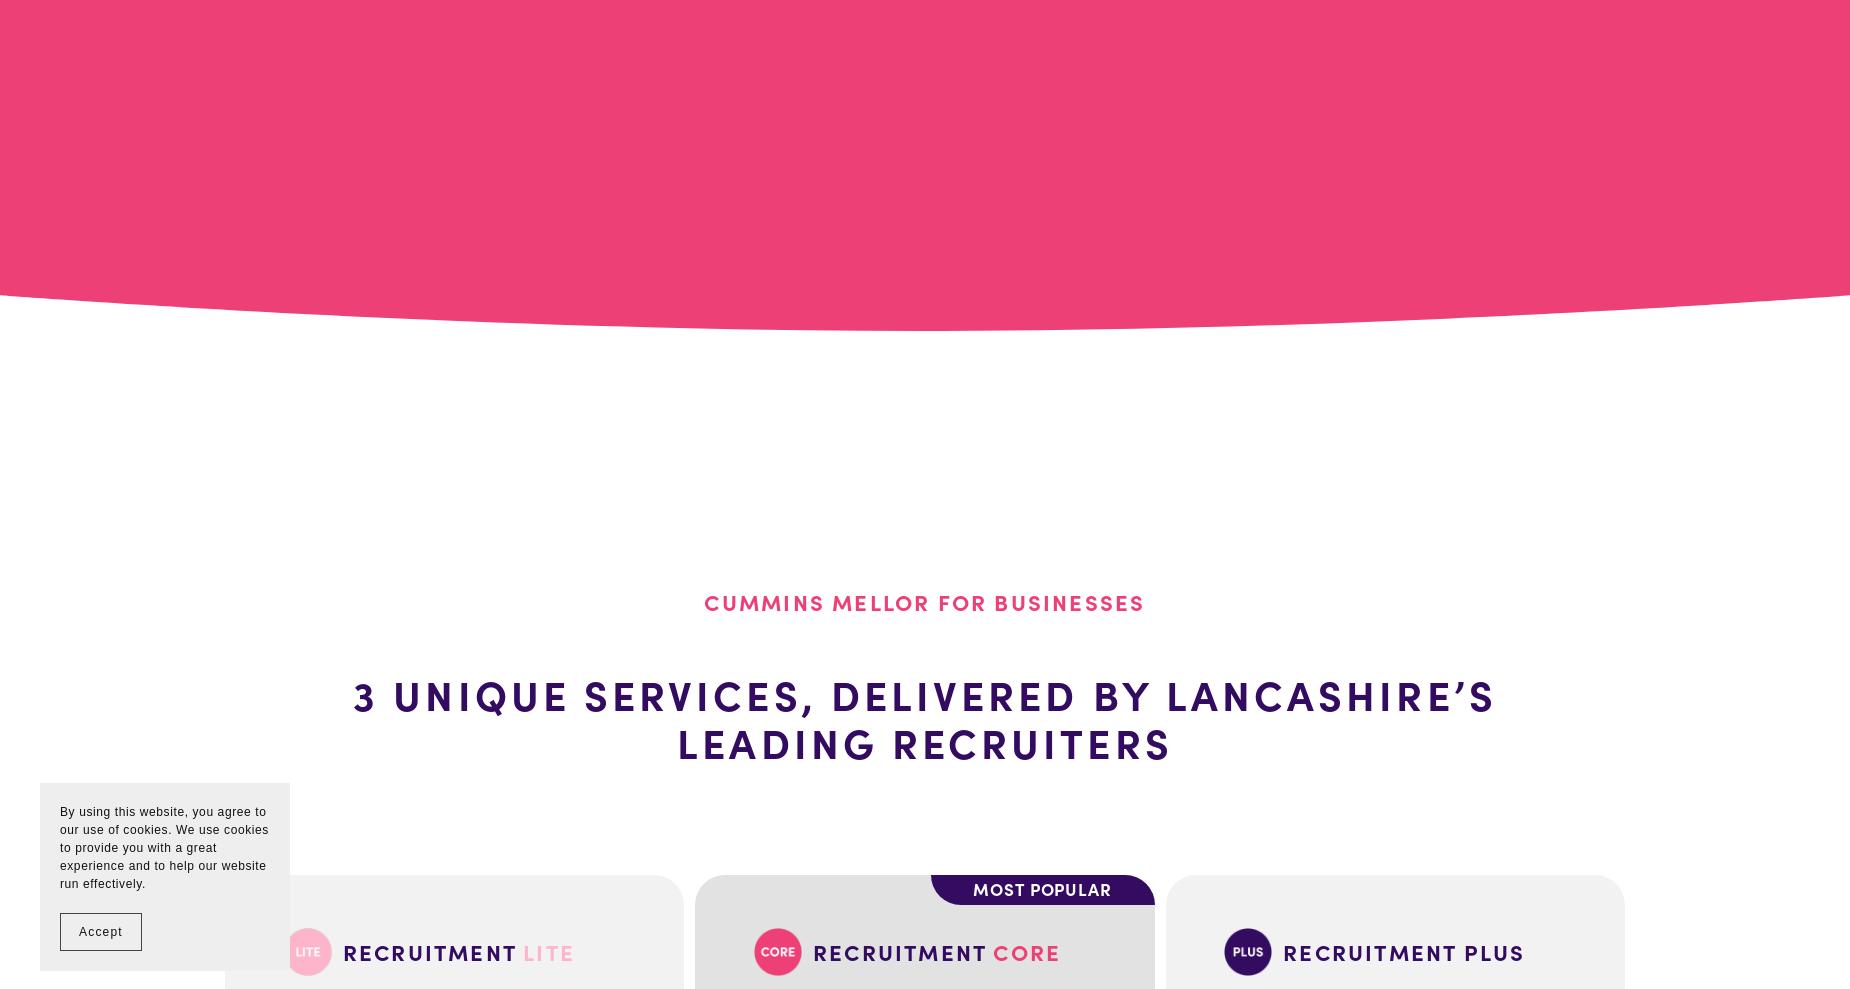 The height and width of the screenshot is (989, 1850). What do you see at coordinates (1494, 951) in the screenshot?
I see `'Plus'` at bounding box center [1494, 951].